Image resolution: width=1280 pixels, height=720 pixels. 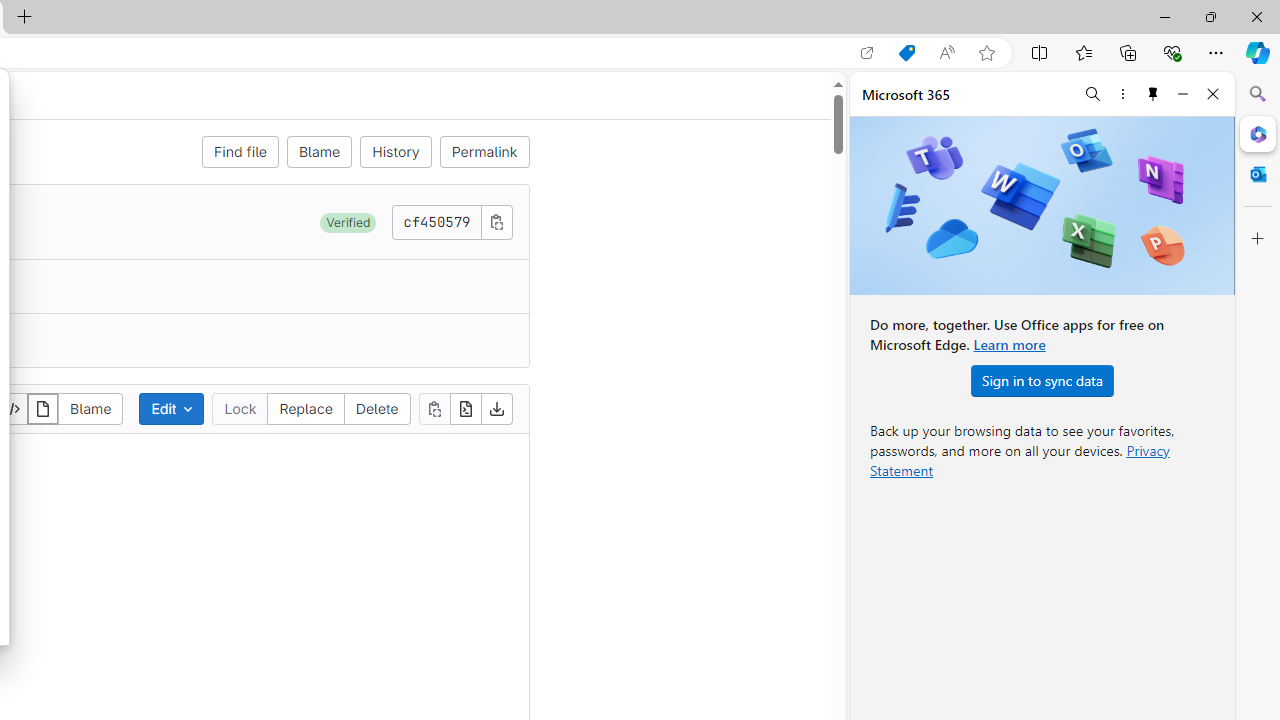 What do you see at coordinates (240, 150) in the screenshot?
I see `'Find file'` at bounding box center [240, 150].